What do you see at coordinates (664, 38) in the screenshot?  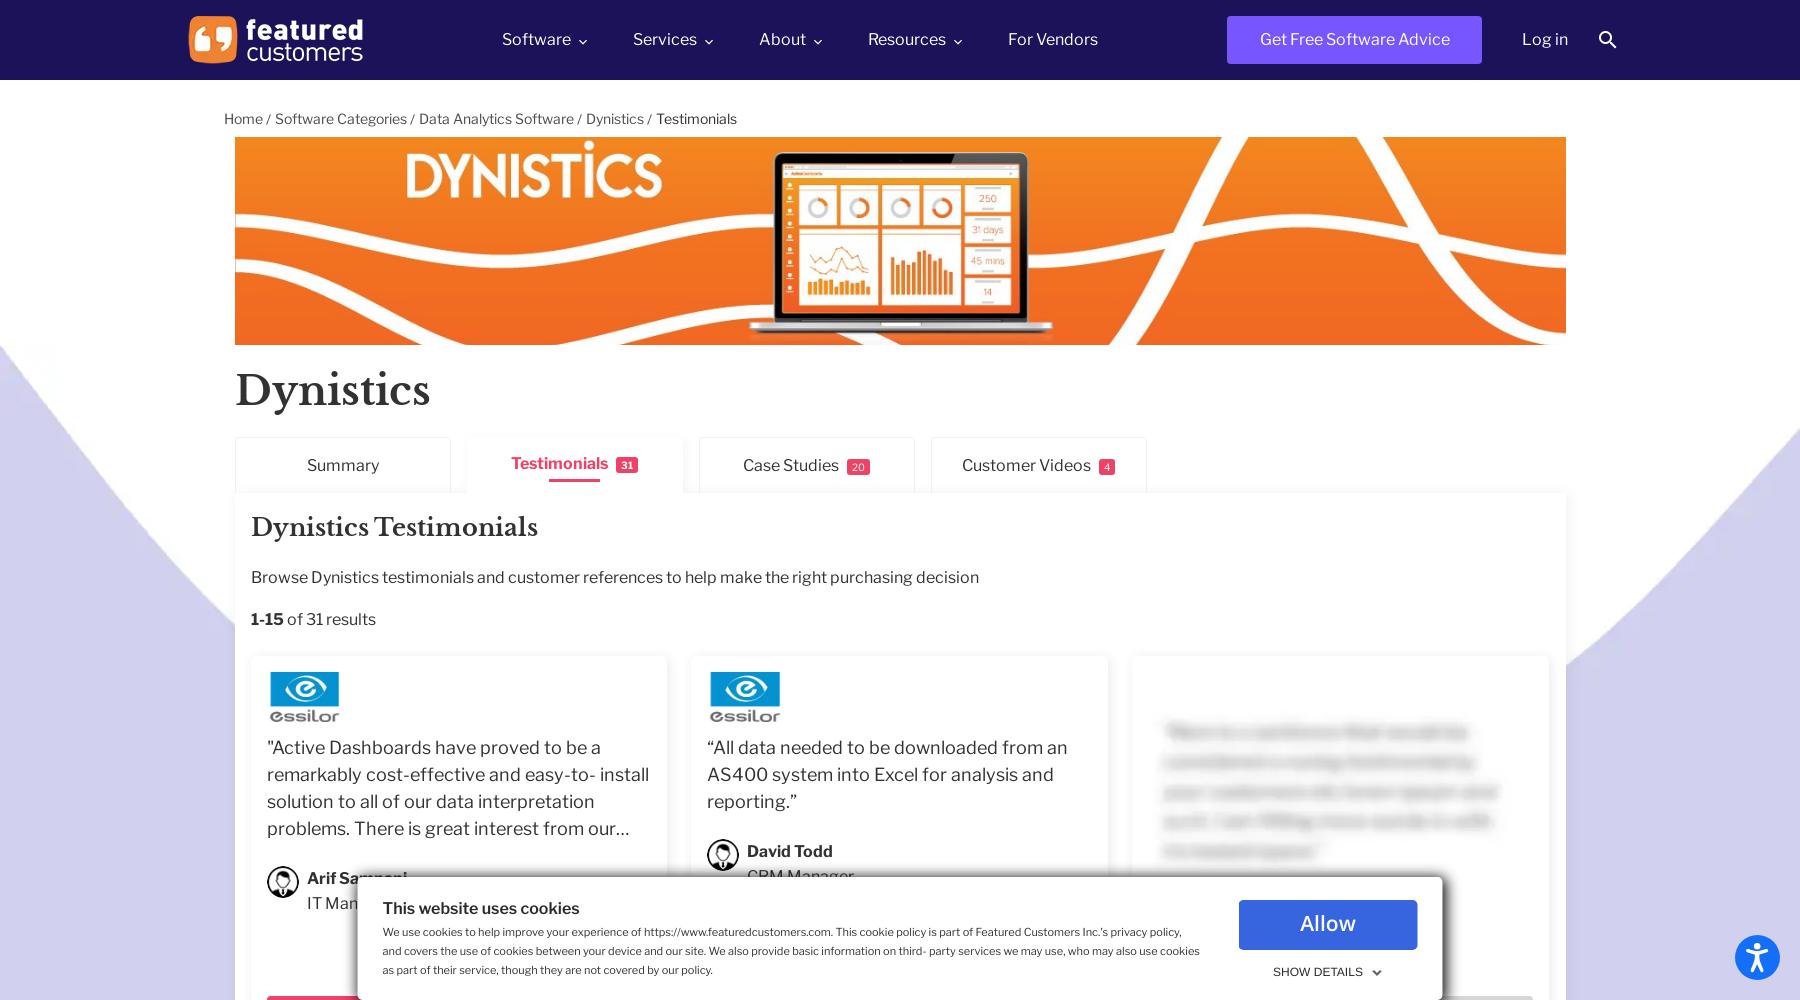 I see `'Services'` at bounding box center [664, 38].